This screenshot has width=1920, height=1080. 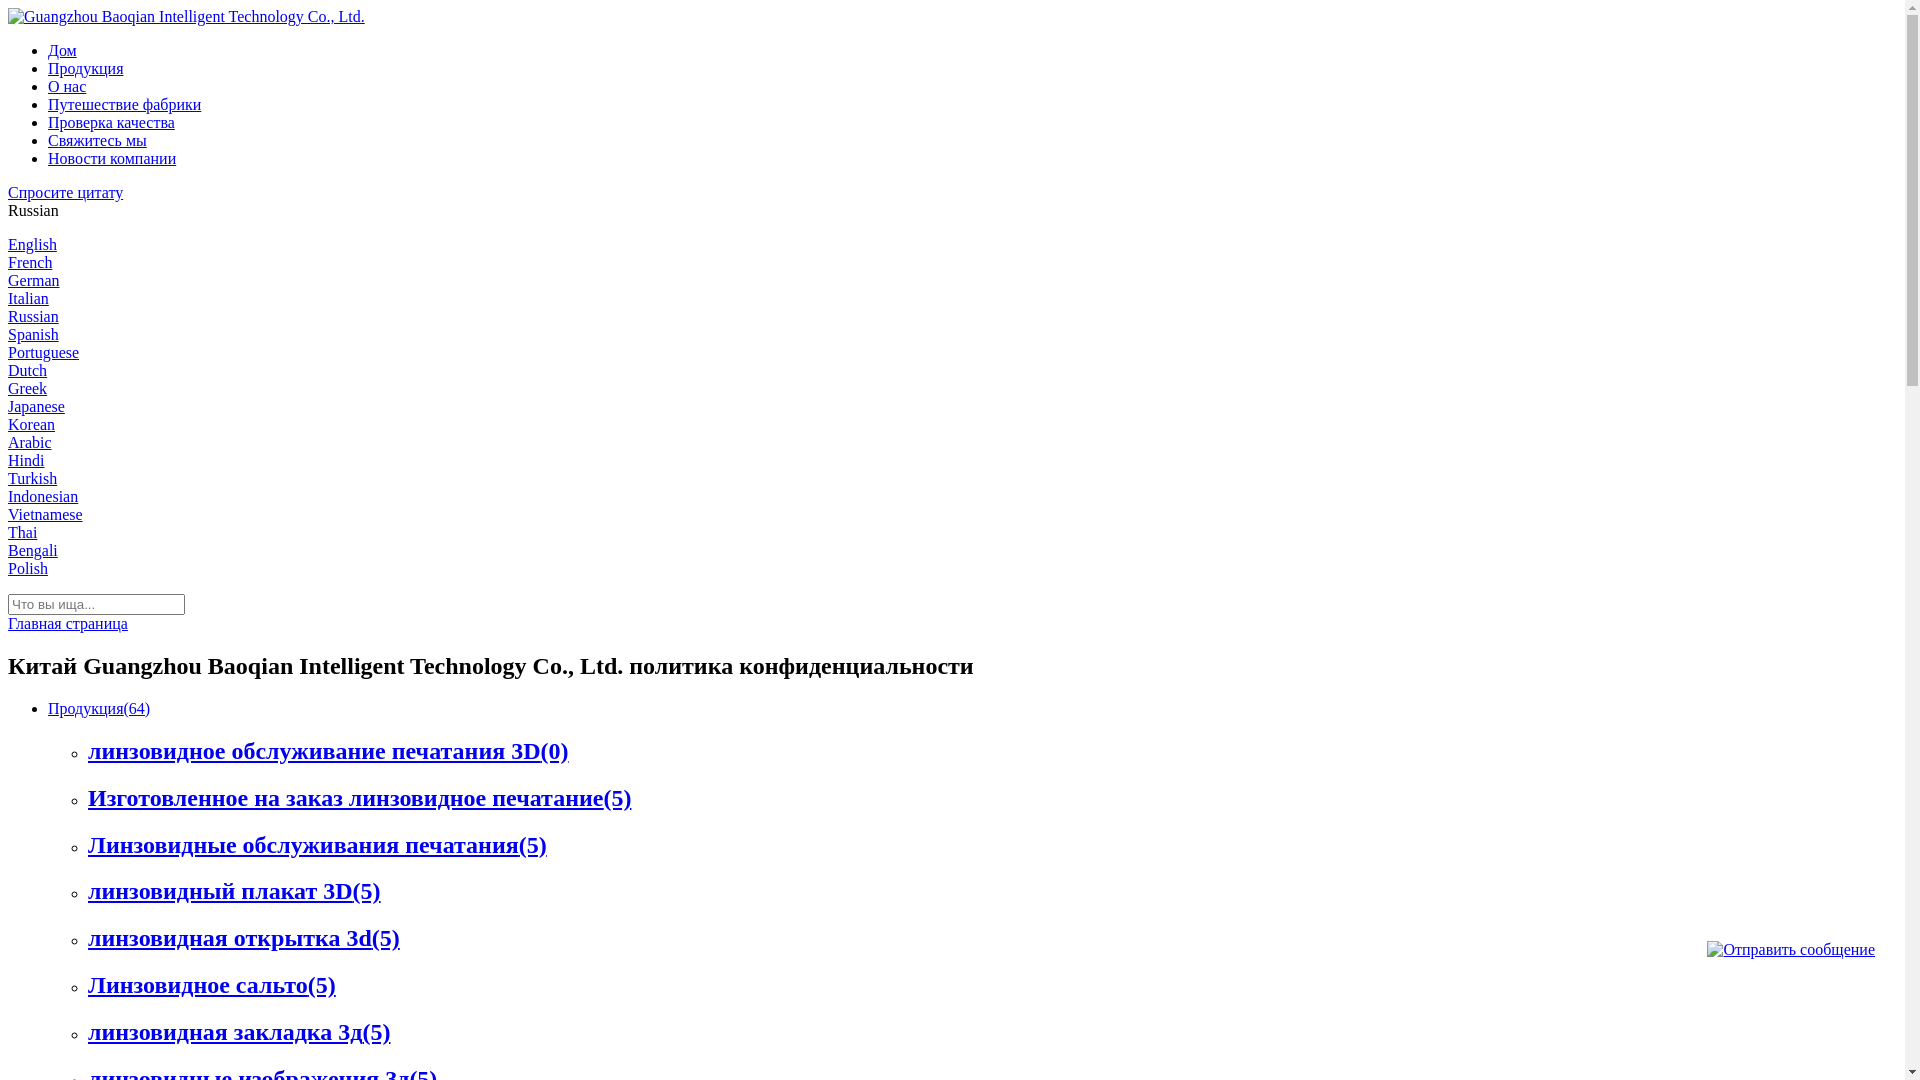 What do you see at coordinates (33, 333) in the screenshot?
I see `'Spanish'` at bounding box center [33, 333].